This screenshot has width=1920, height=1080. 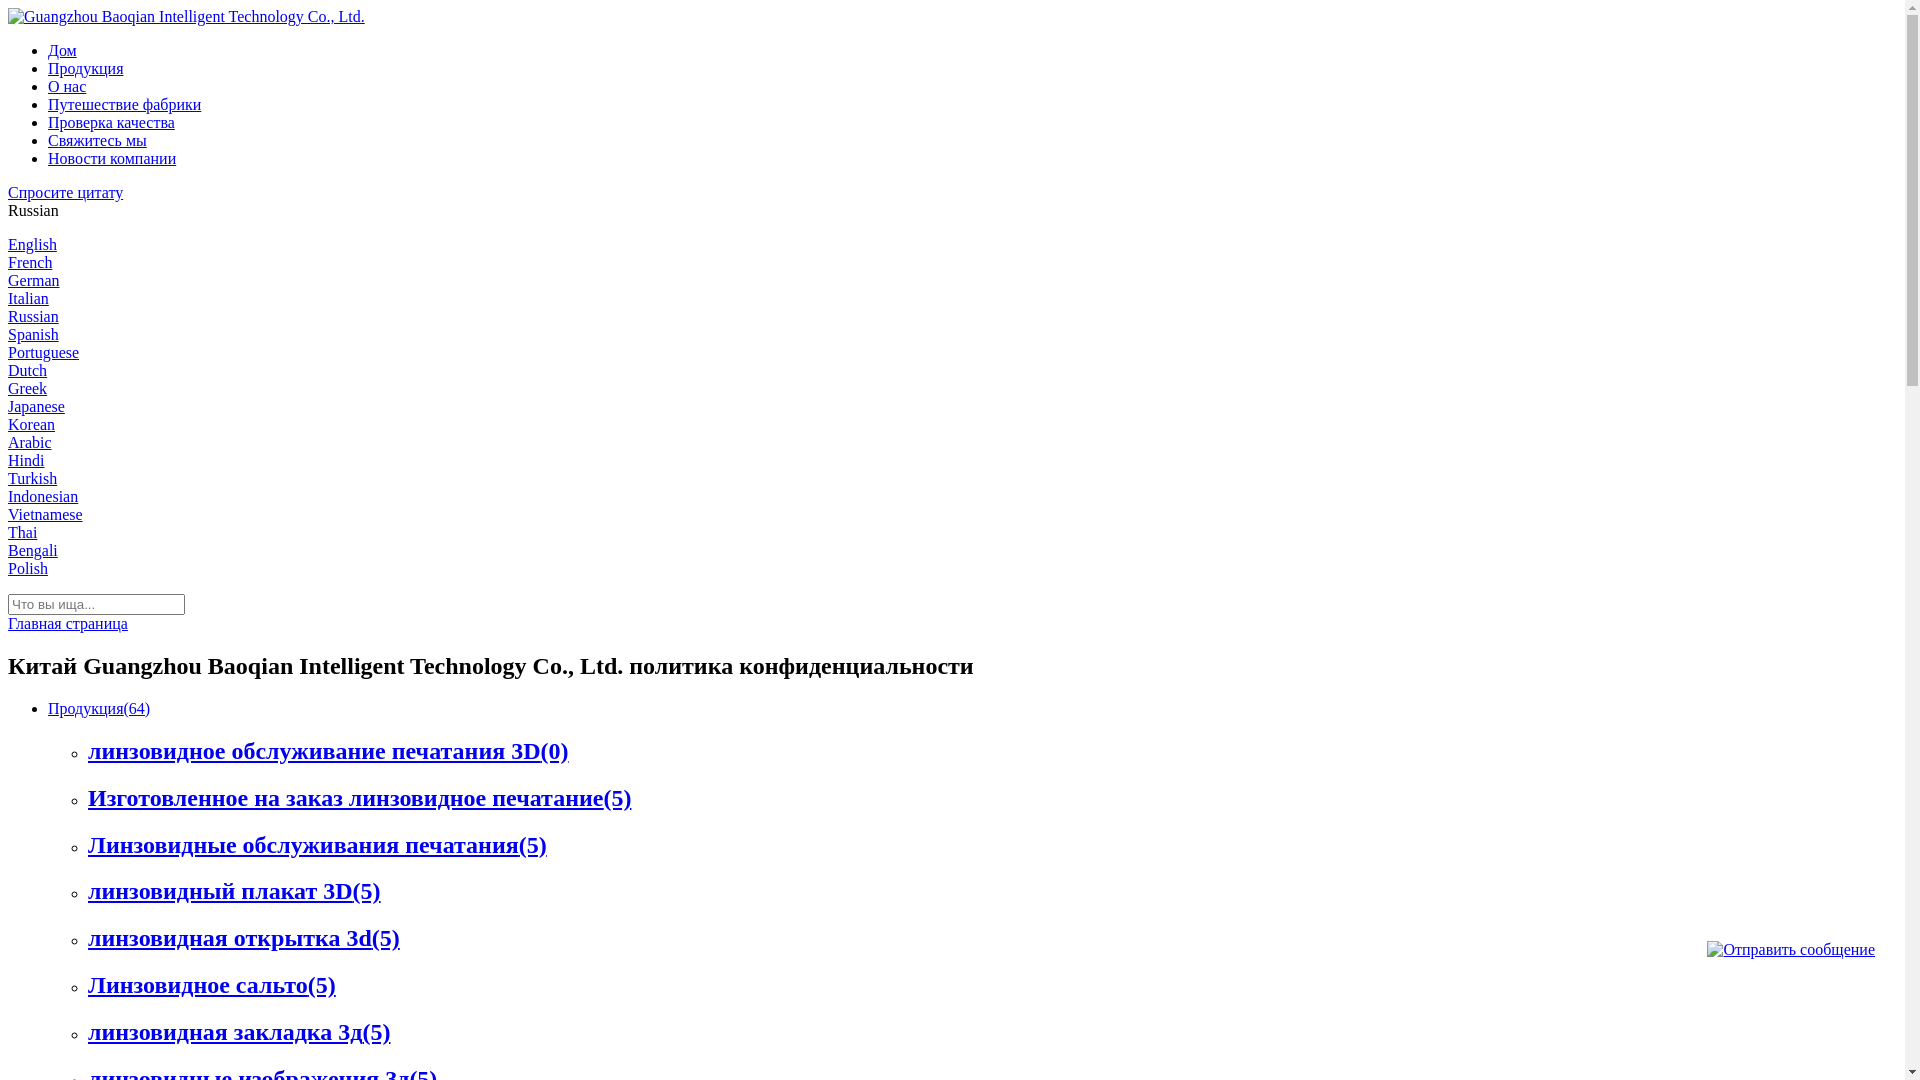 What do you see at coordinates (33, 333) in the screenshot?
I see `'Spanish'` at bounding box center [33, 333].